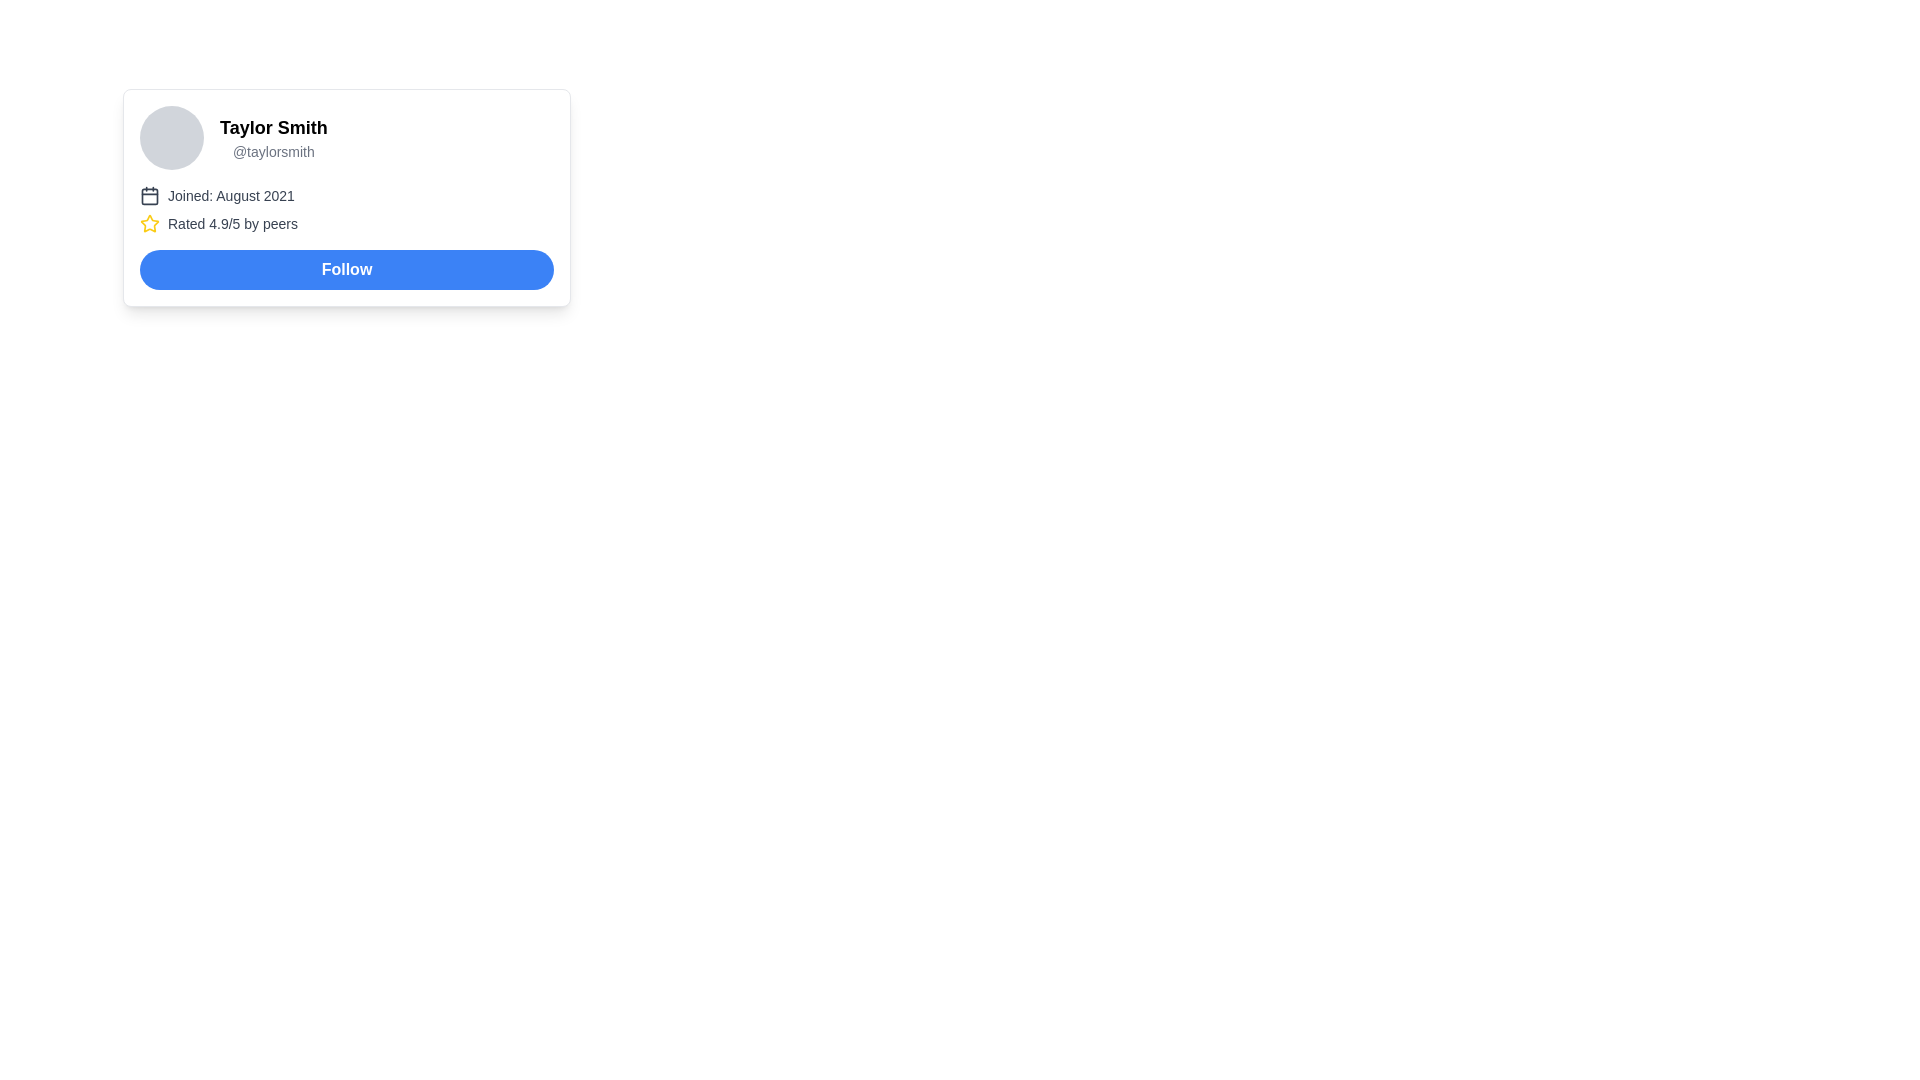 The height and width of the screenshot is (1080, 1920). What do you see at coordinates (272, 137) in the screenshot?
I see `the Composite text display showing the name 'Taylor Smith' and username '@taylorsmith', which is positioned to the right of a circular avatar` at bounding box center [272, 137].